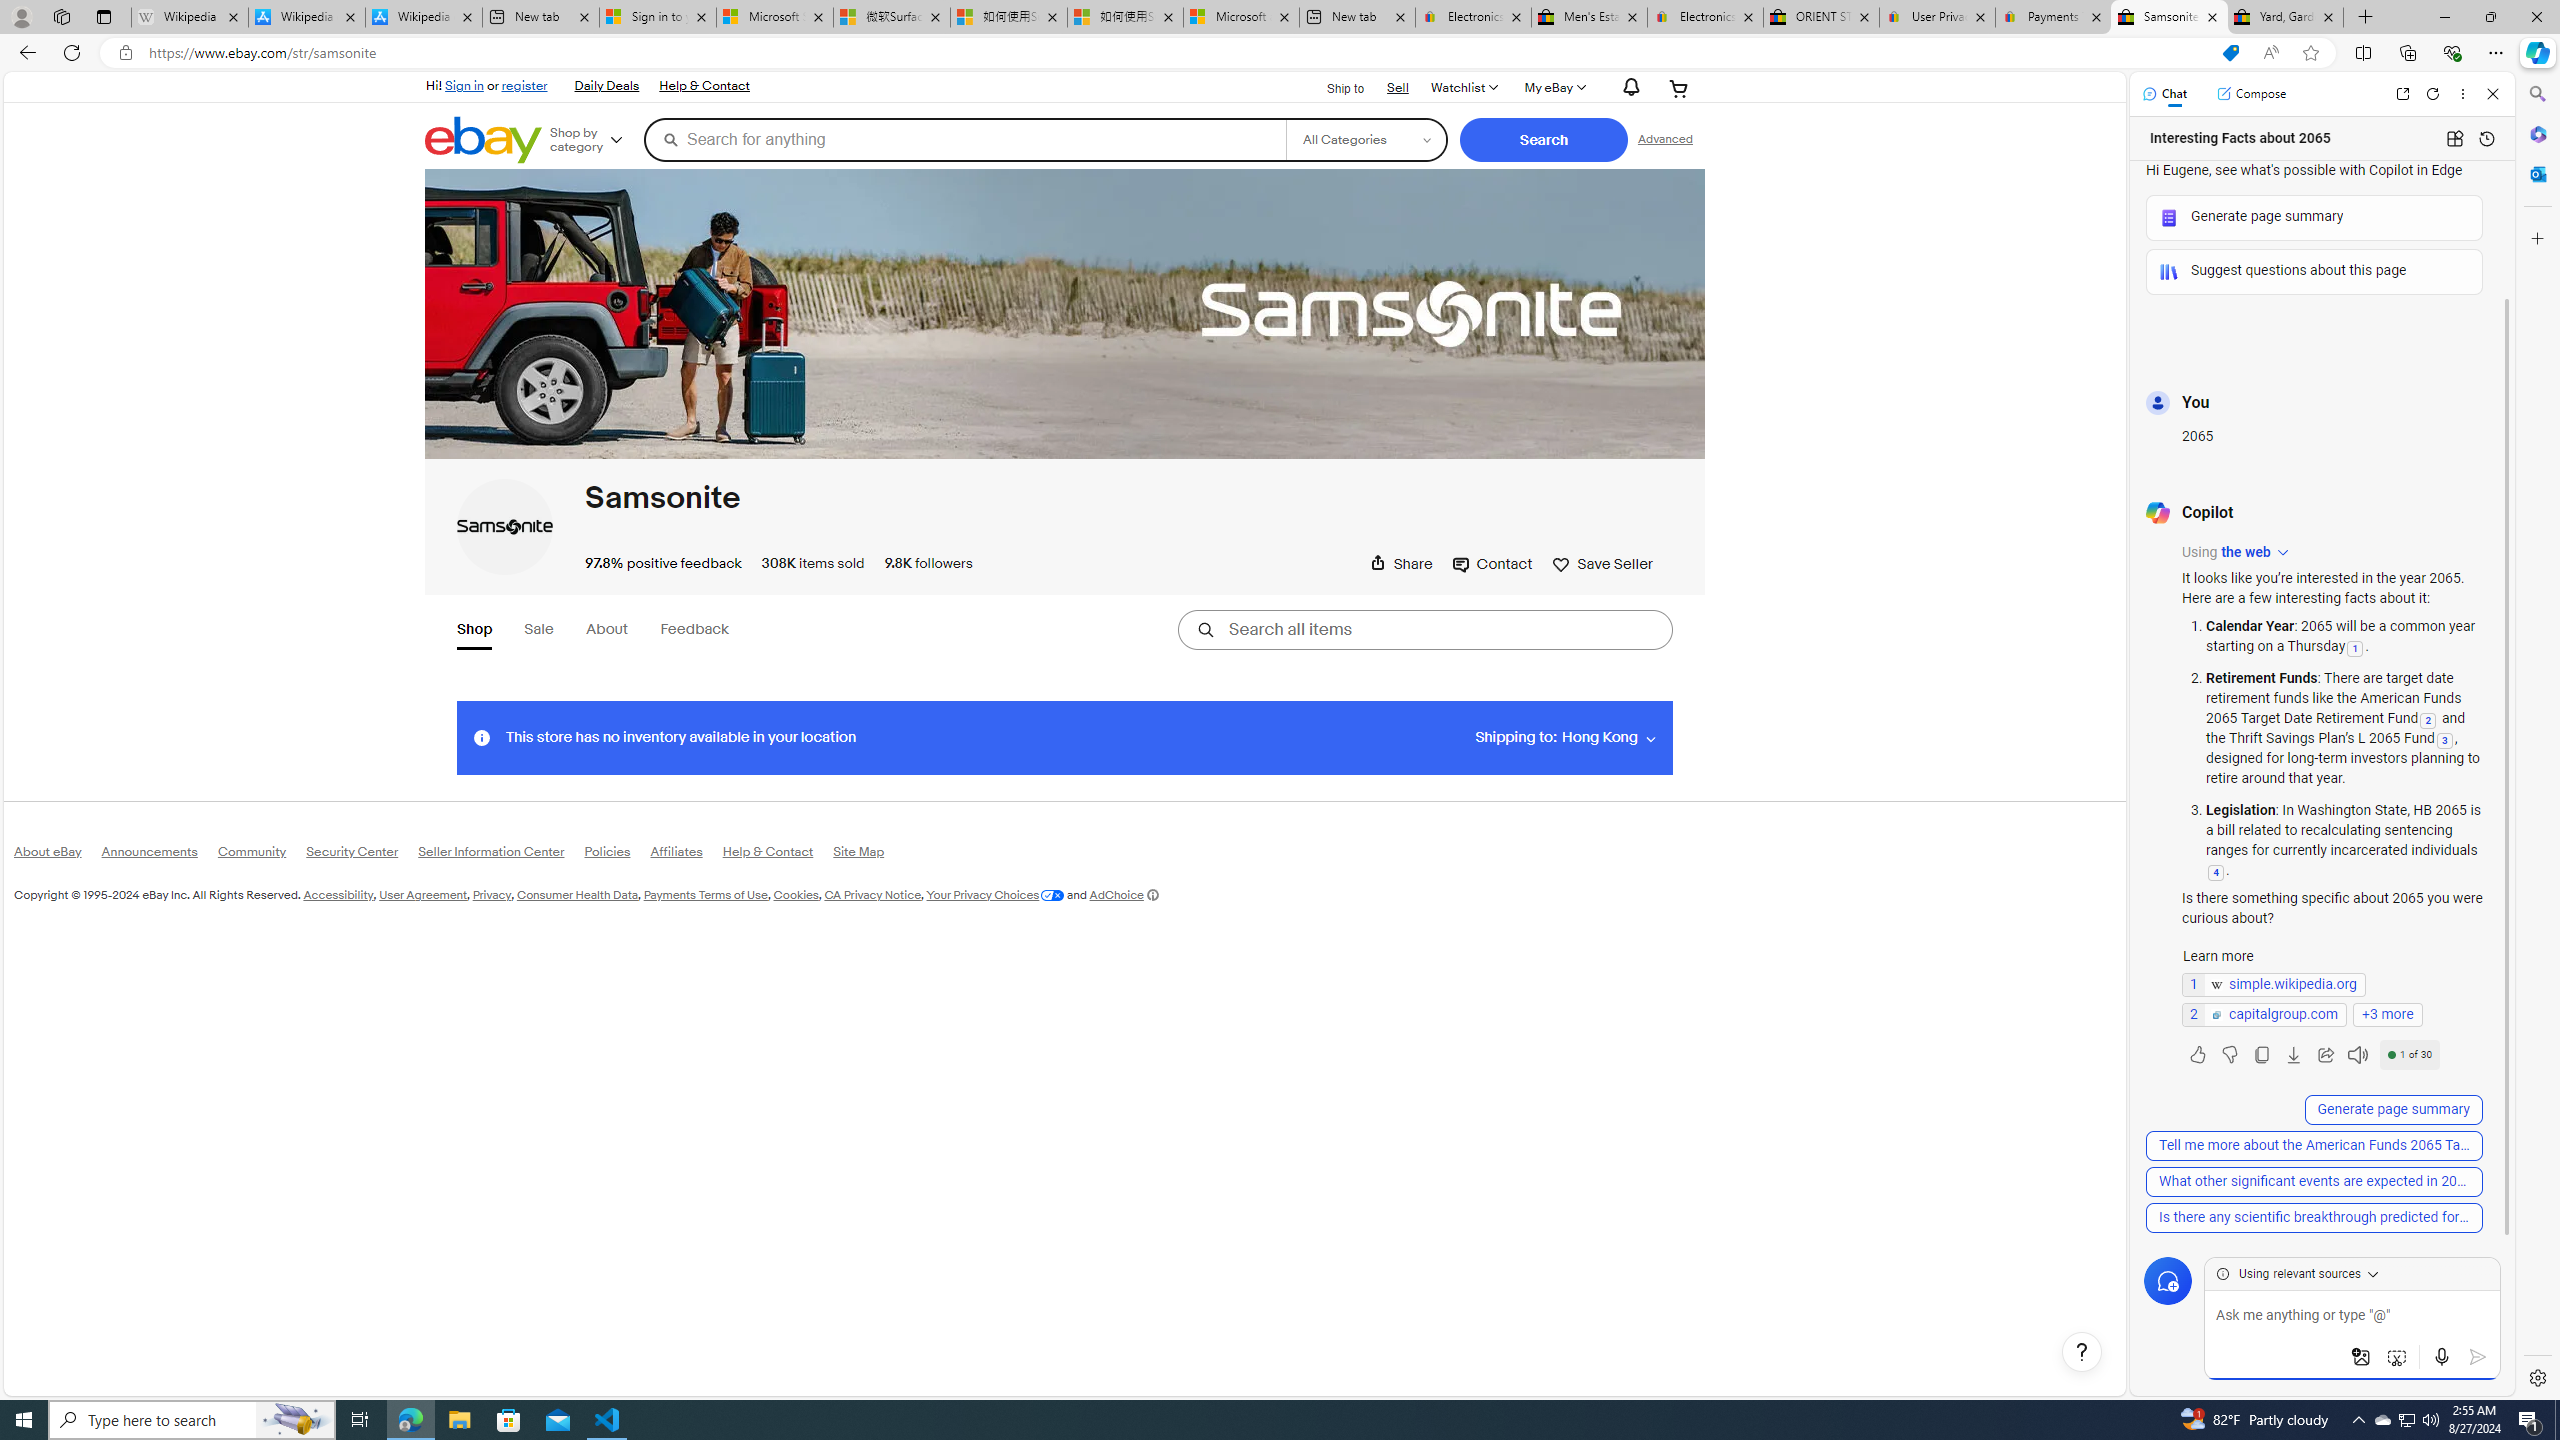 Image resolution: width=2560 pixels, height=1440 pixels. Describe the element at coordinates (1240, 16) in the screenshot. I see `'Microsoft account | Account Checkup'` at that location.